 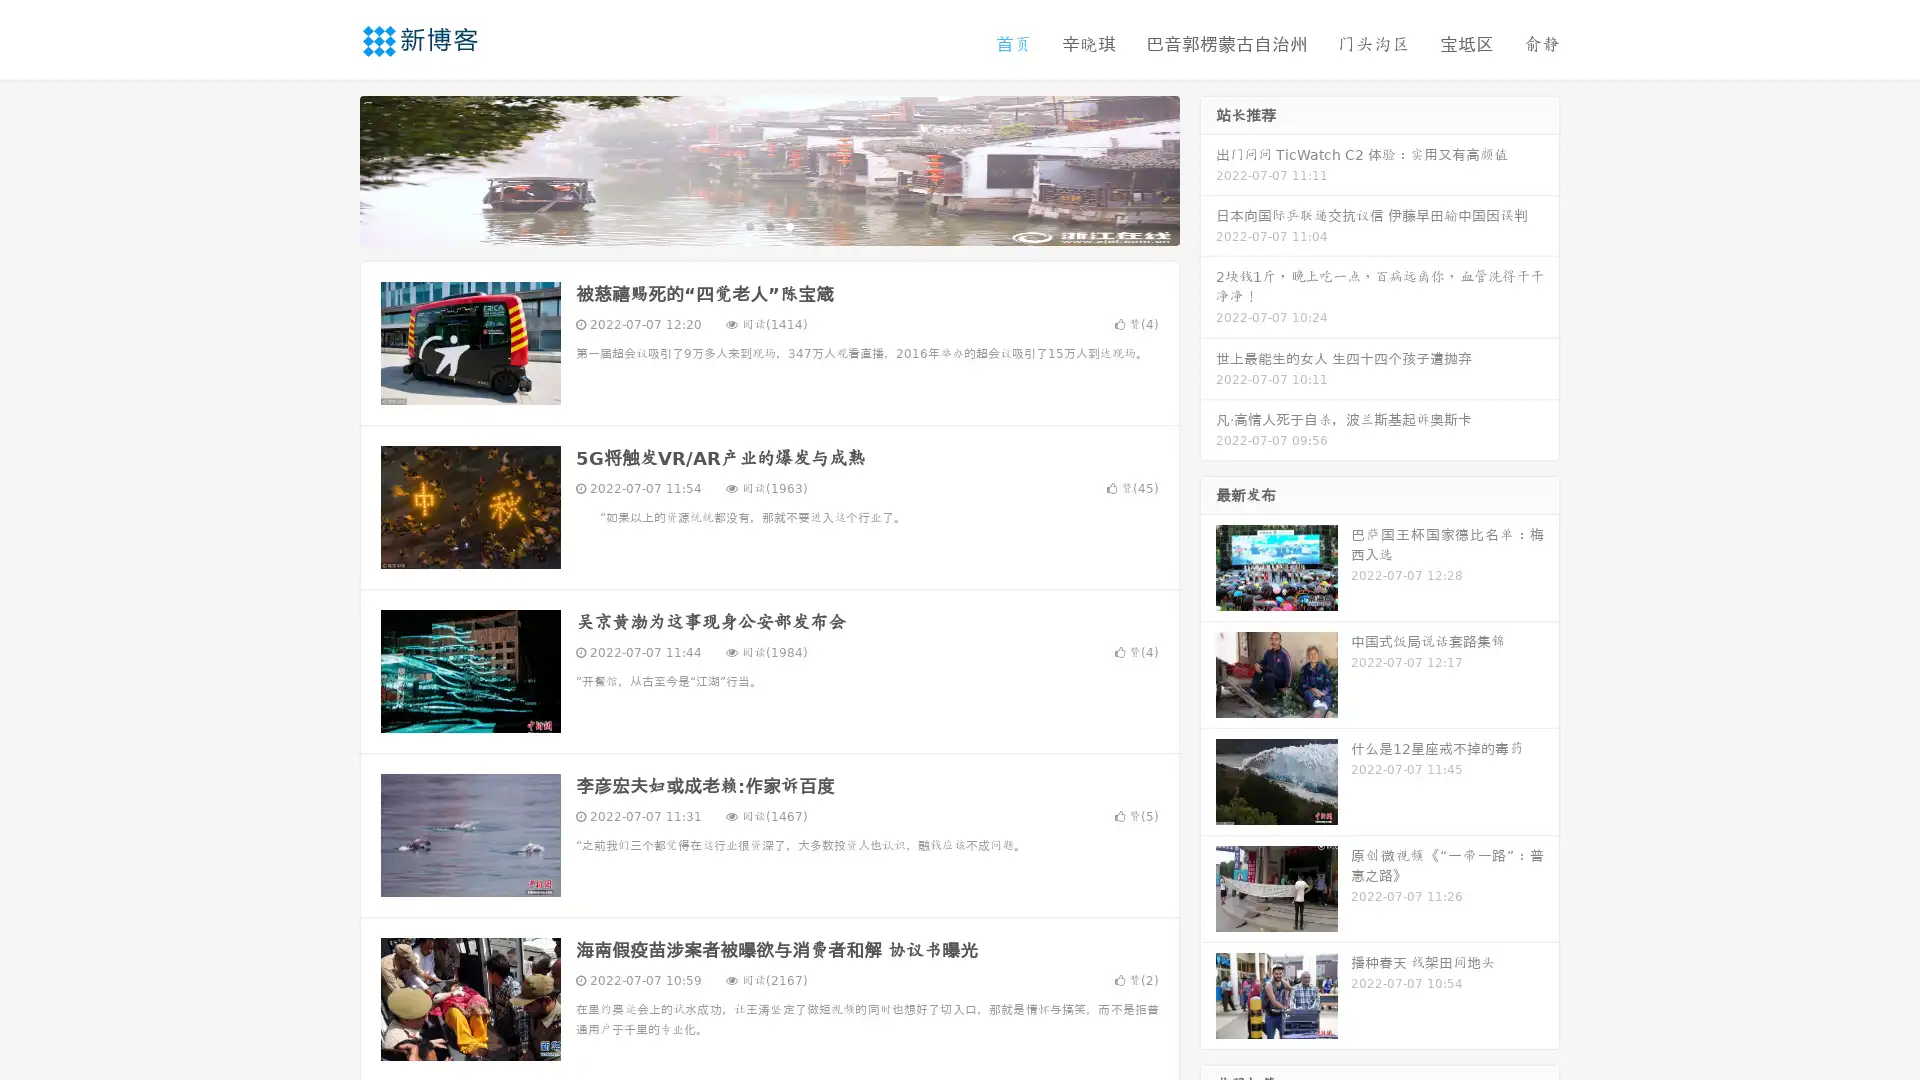 I want to click on Next slide, so click(x=1208, y=168).